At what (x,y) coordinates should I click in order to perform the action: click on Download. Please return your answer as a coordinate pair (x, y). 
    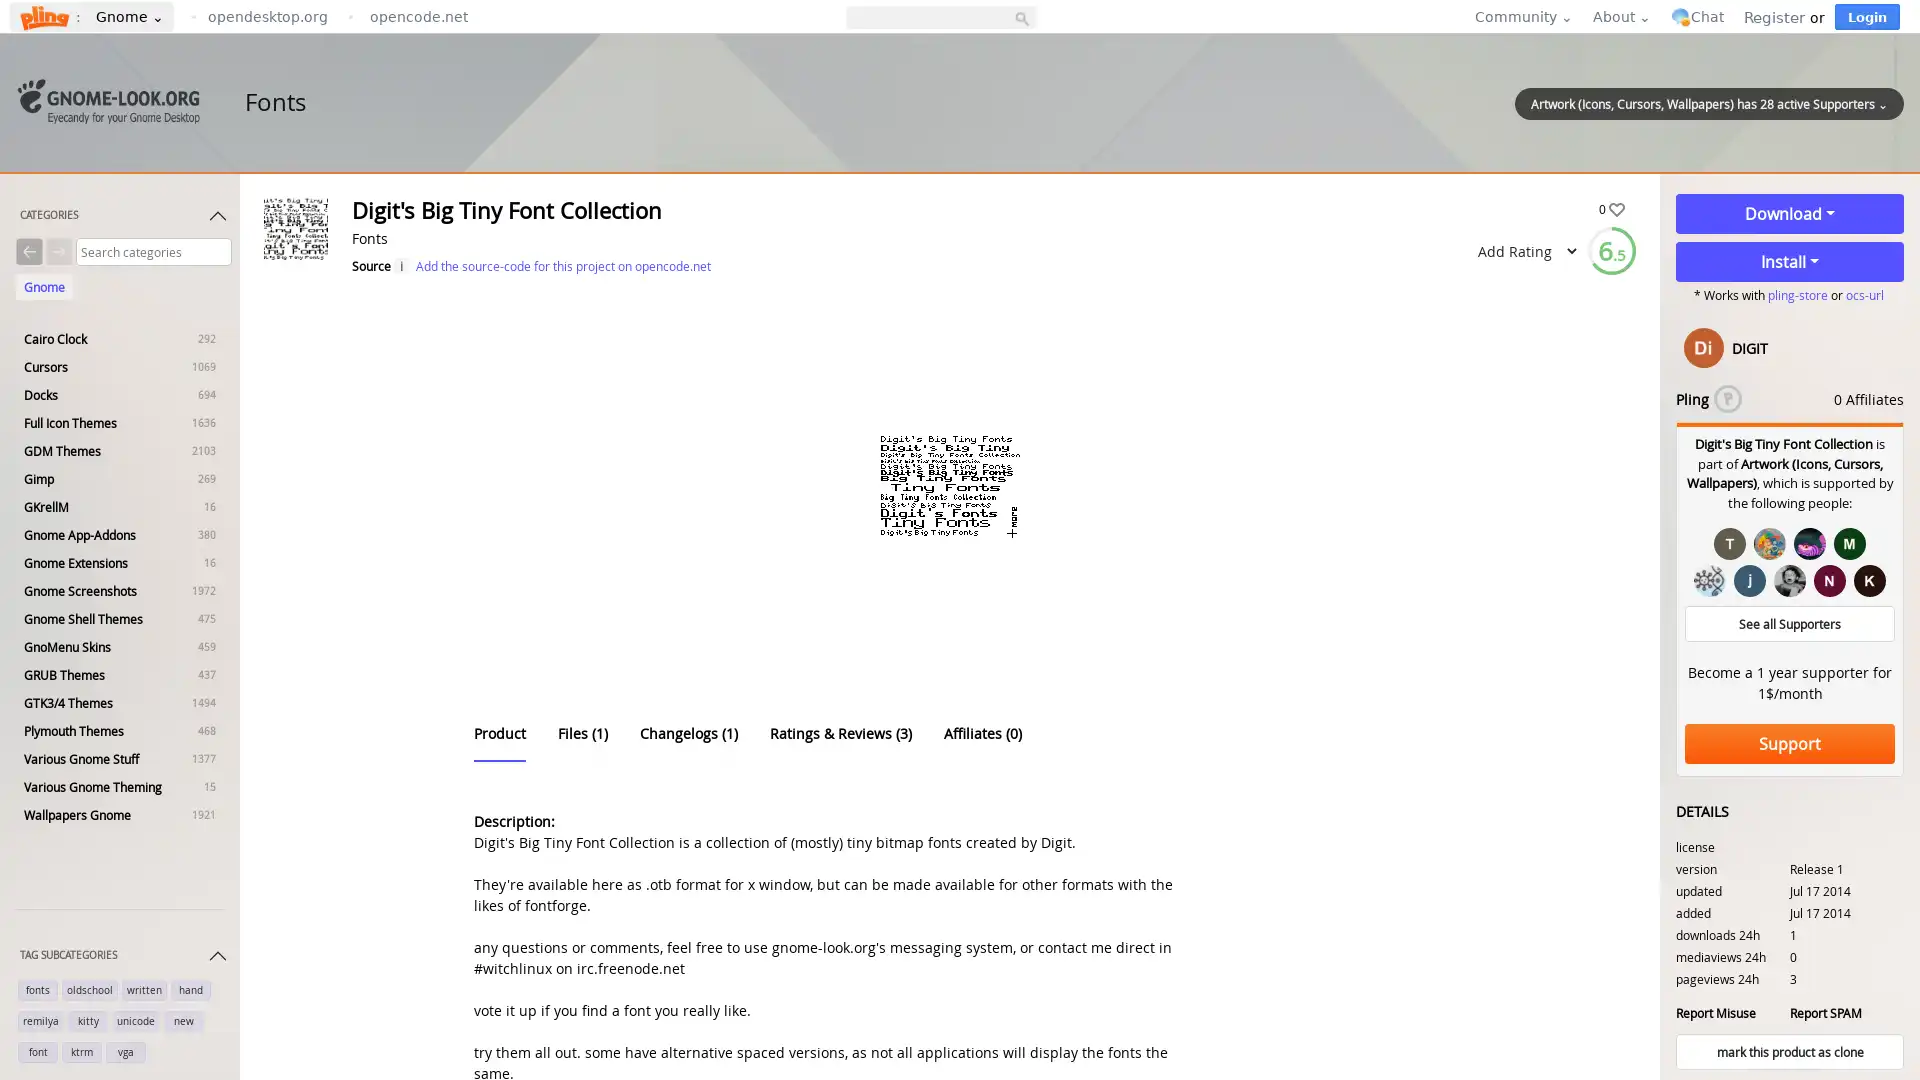
    Looking at the image, I should click on (1790, 213).